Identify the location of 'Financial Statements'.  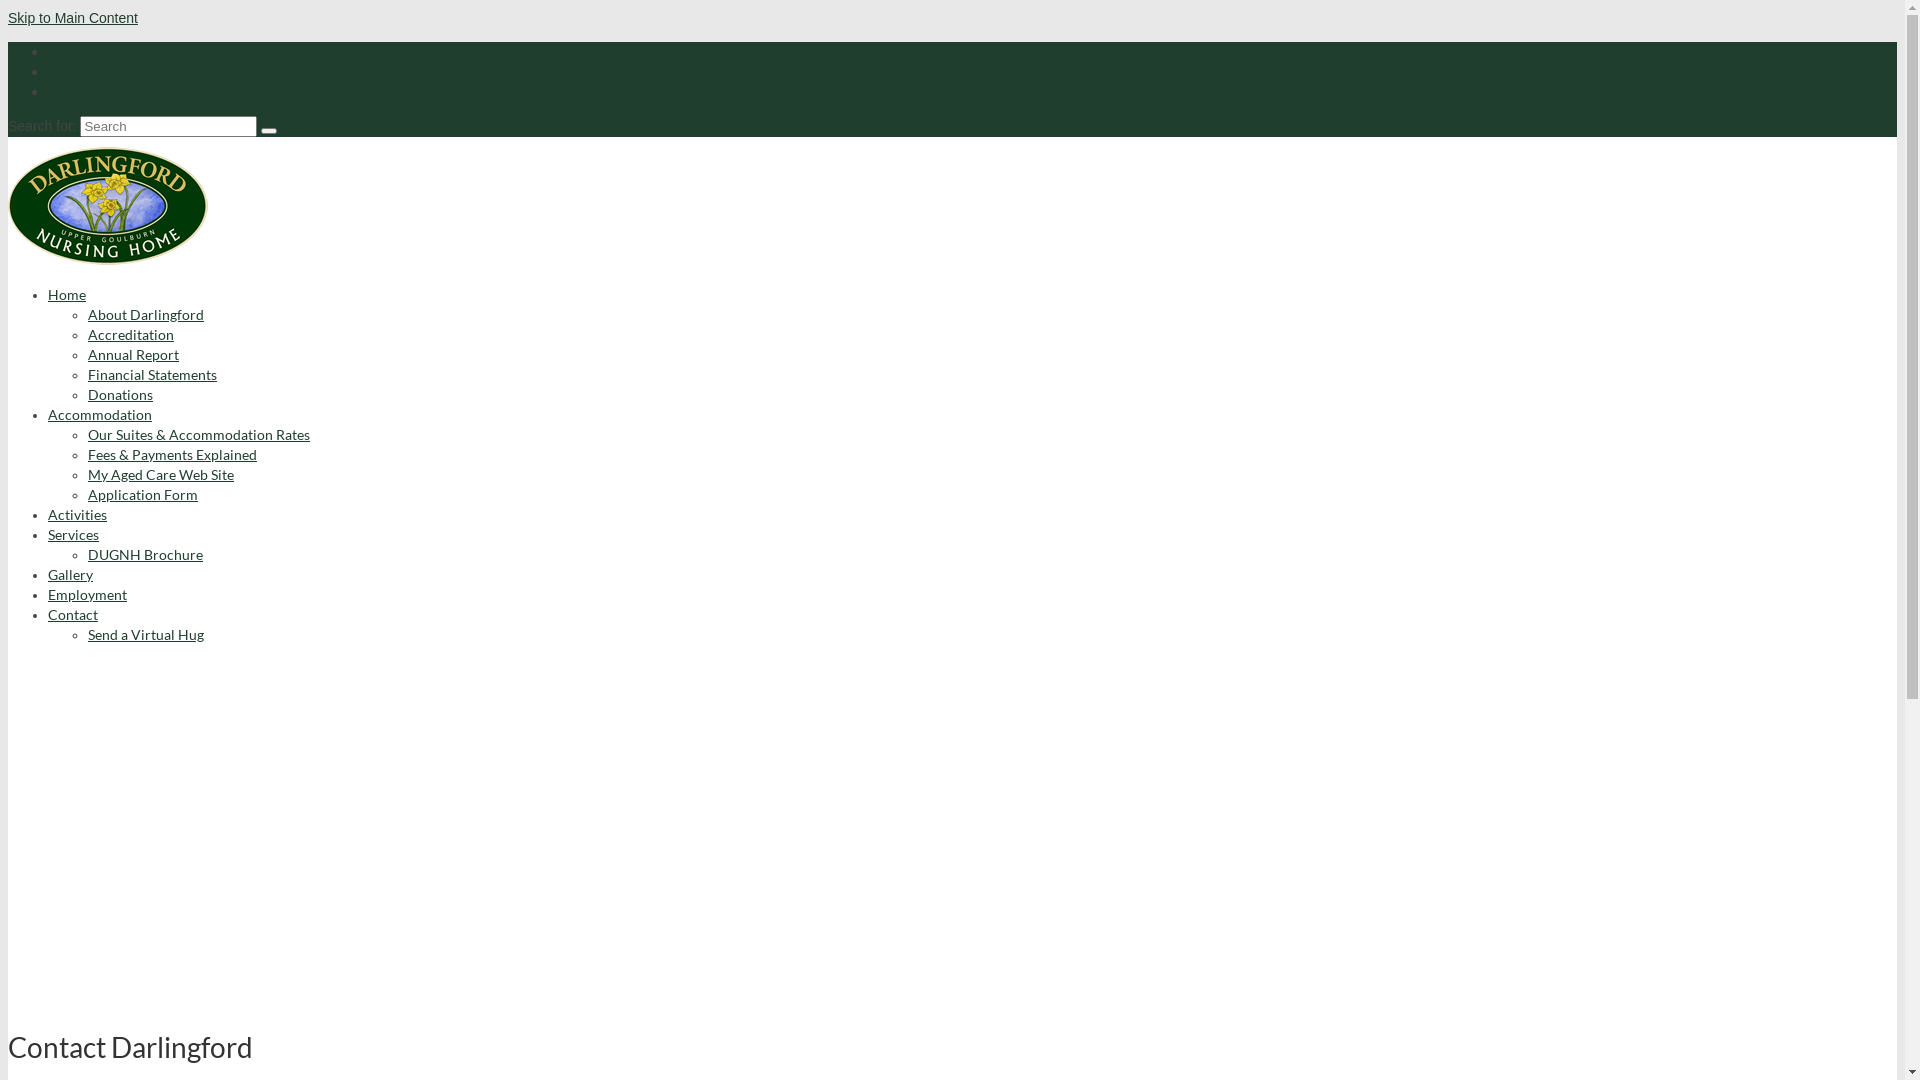
(151, 374).